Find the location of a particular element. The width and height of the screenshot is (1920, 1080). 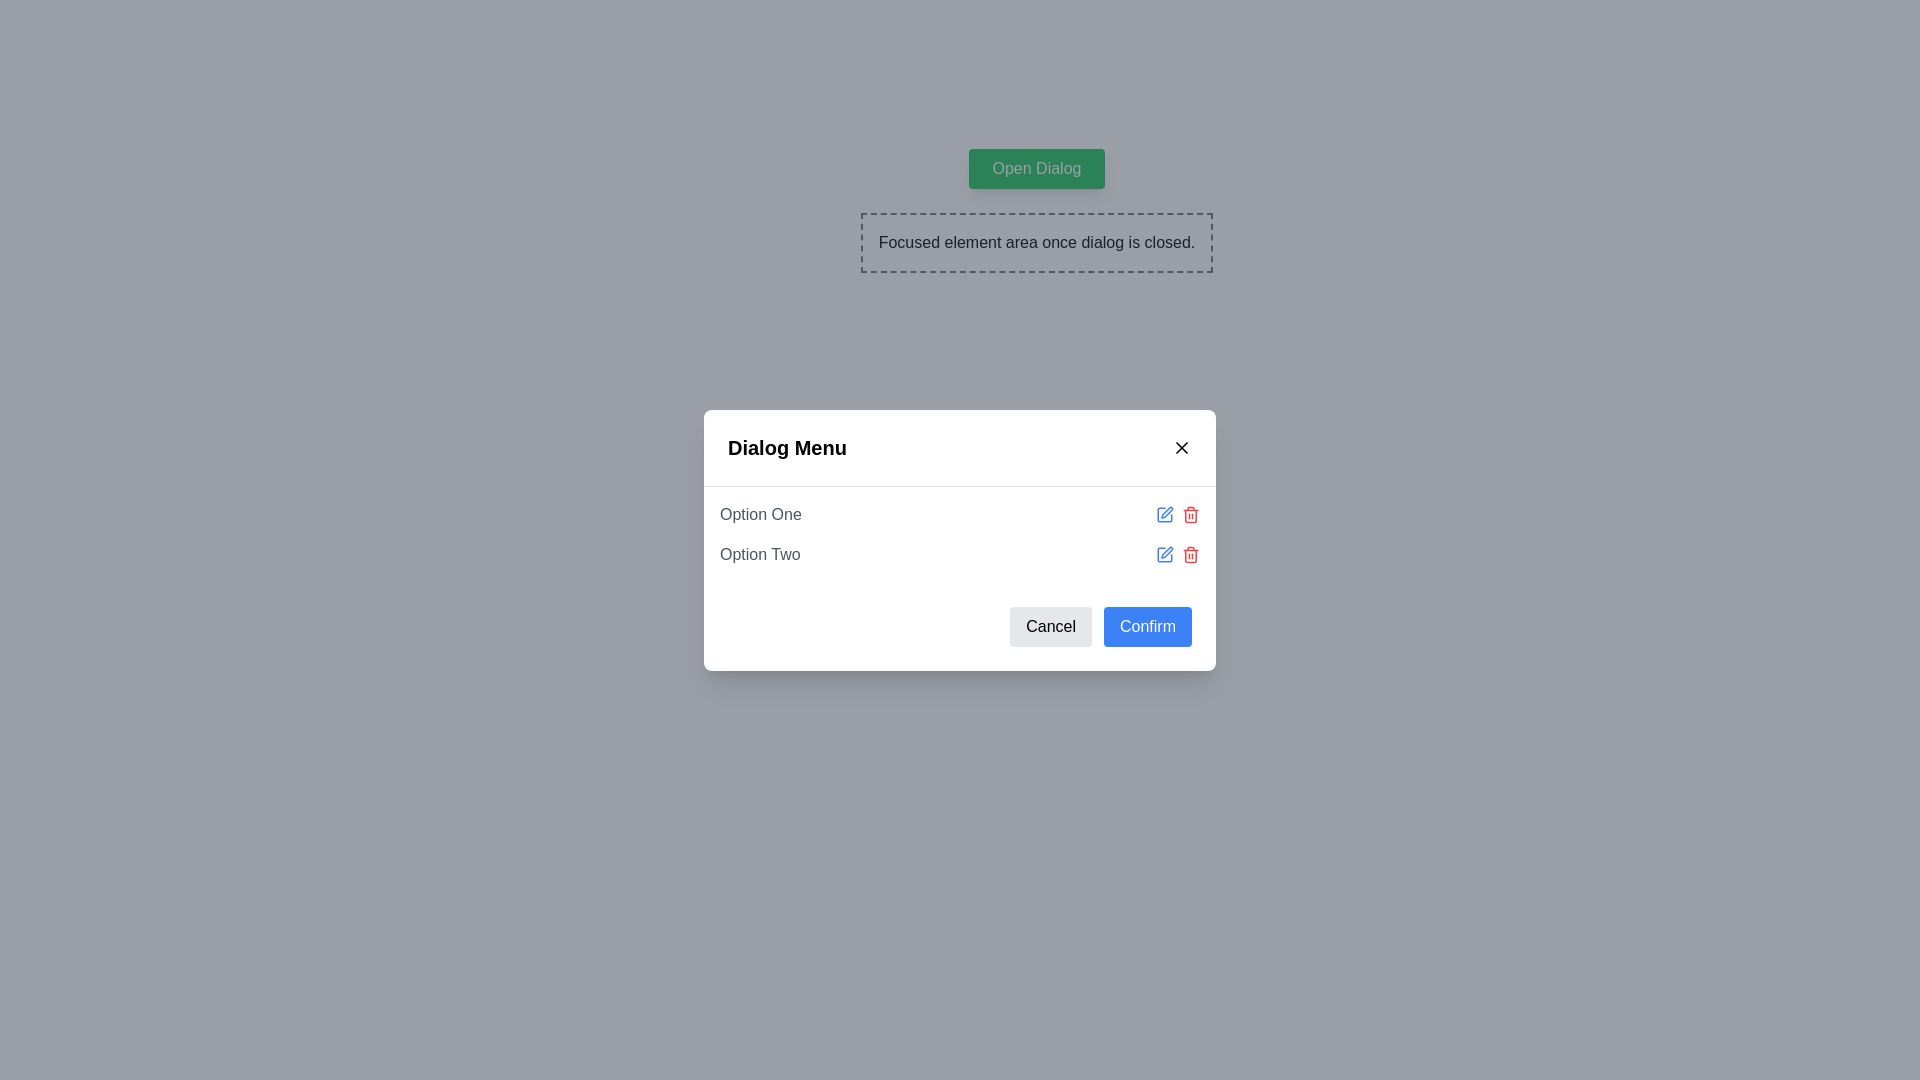

the pencil tool icon located within the modal dialog box, adjacent to the text labeled 'Option One' is located at coordinates (1167, 511).